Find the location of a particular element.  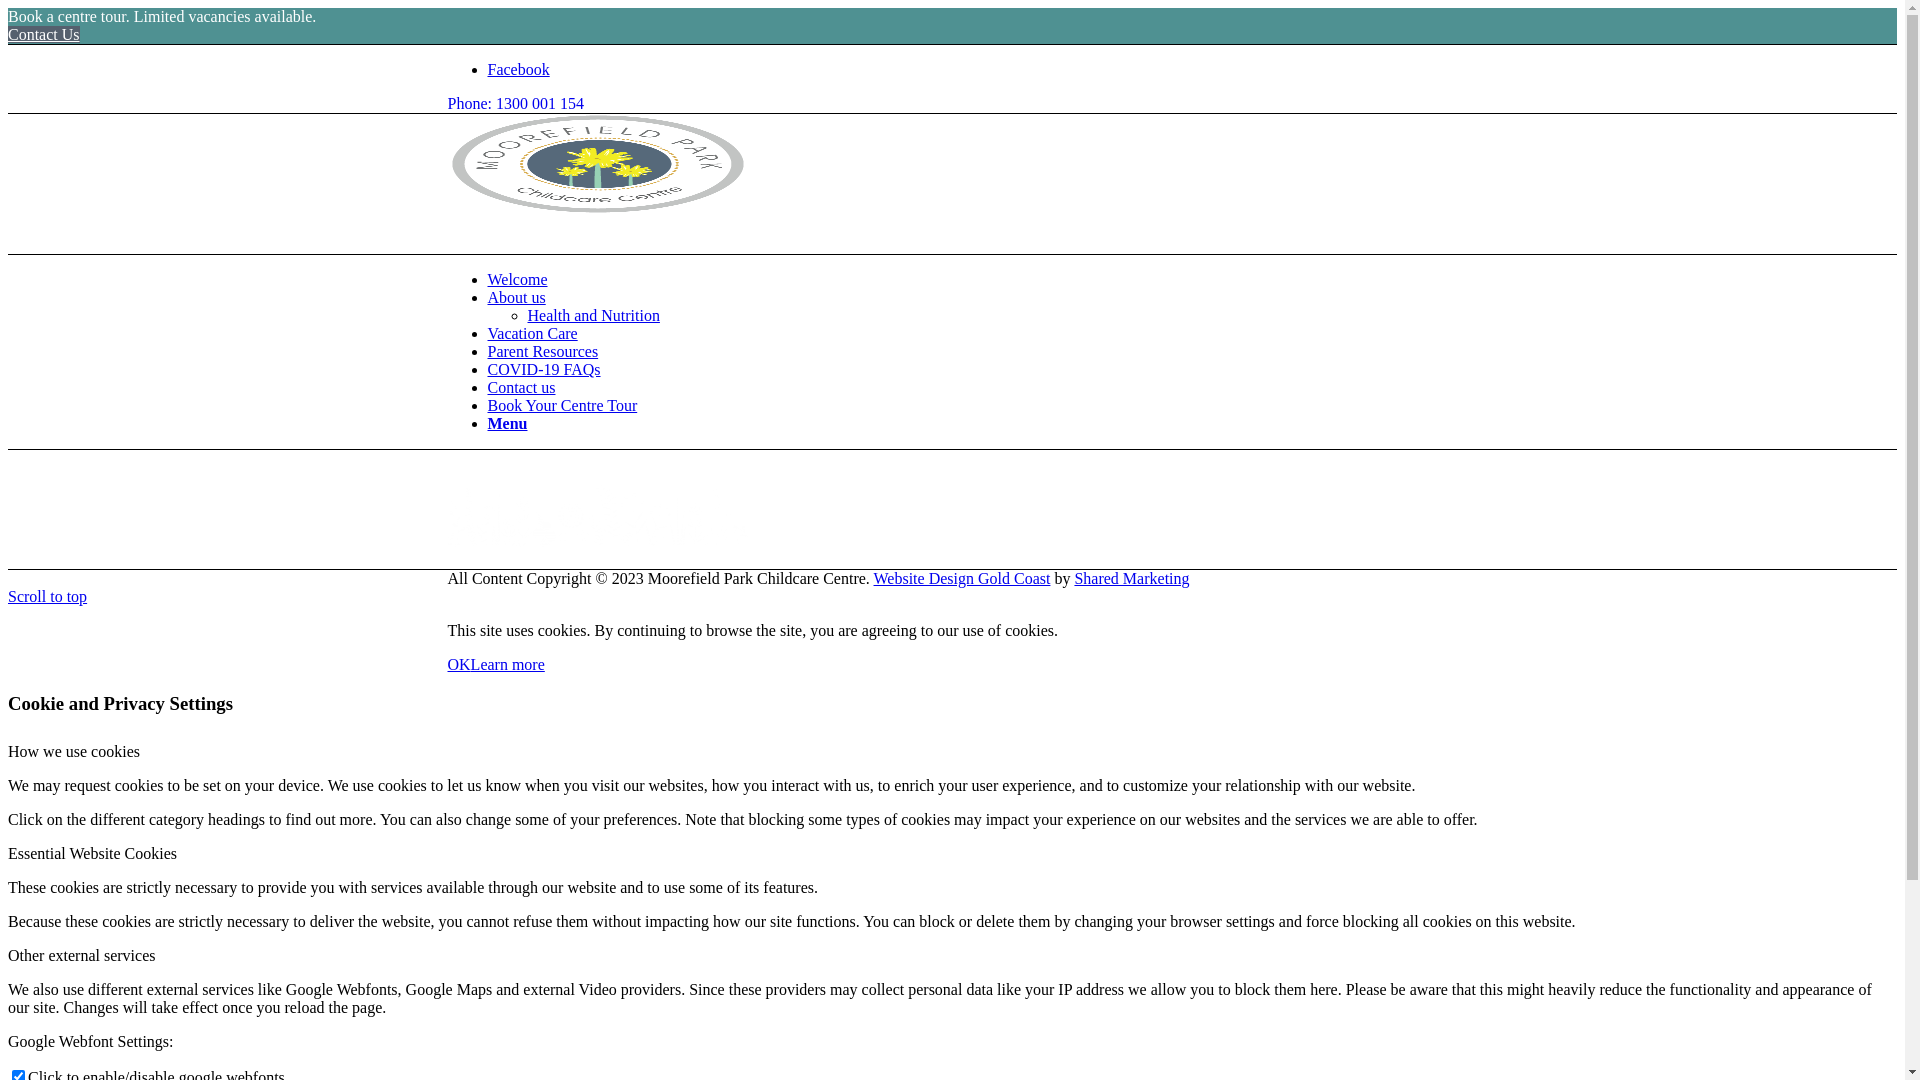

'OK' is located at coordinates (458, 664).